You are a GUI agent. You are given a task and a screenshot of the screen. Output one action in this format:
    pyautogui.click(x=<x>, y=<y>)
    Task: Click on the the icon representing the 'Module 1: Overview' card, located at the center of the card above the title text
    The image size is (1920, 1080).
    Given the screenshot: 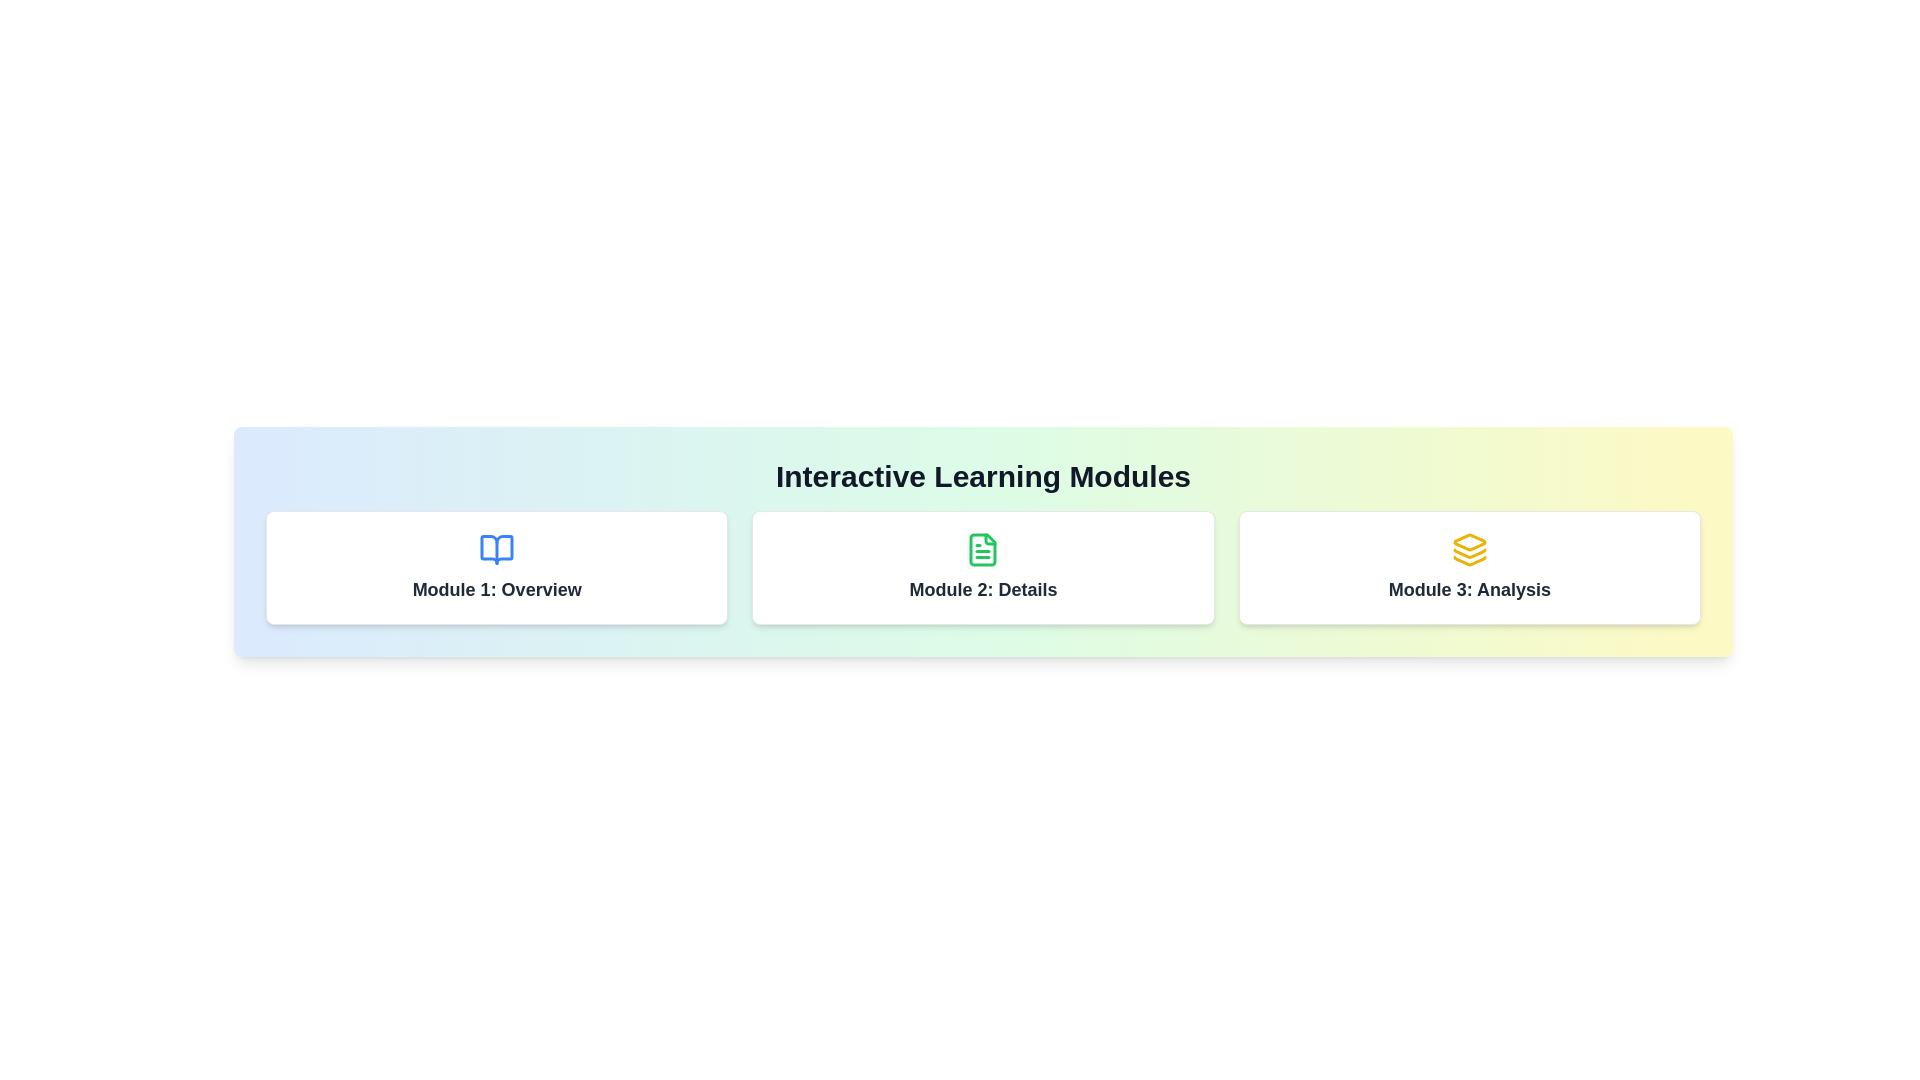 What is the action you would take?
    pyautogui.click(x=497, y=550)
    